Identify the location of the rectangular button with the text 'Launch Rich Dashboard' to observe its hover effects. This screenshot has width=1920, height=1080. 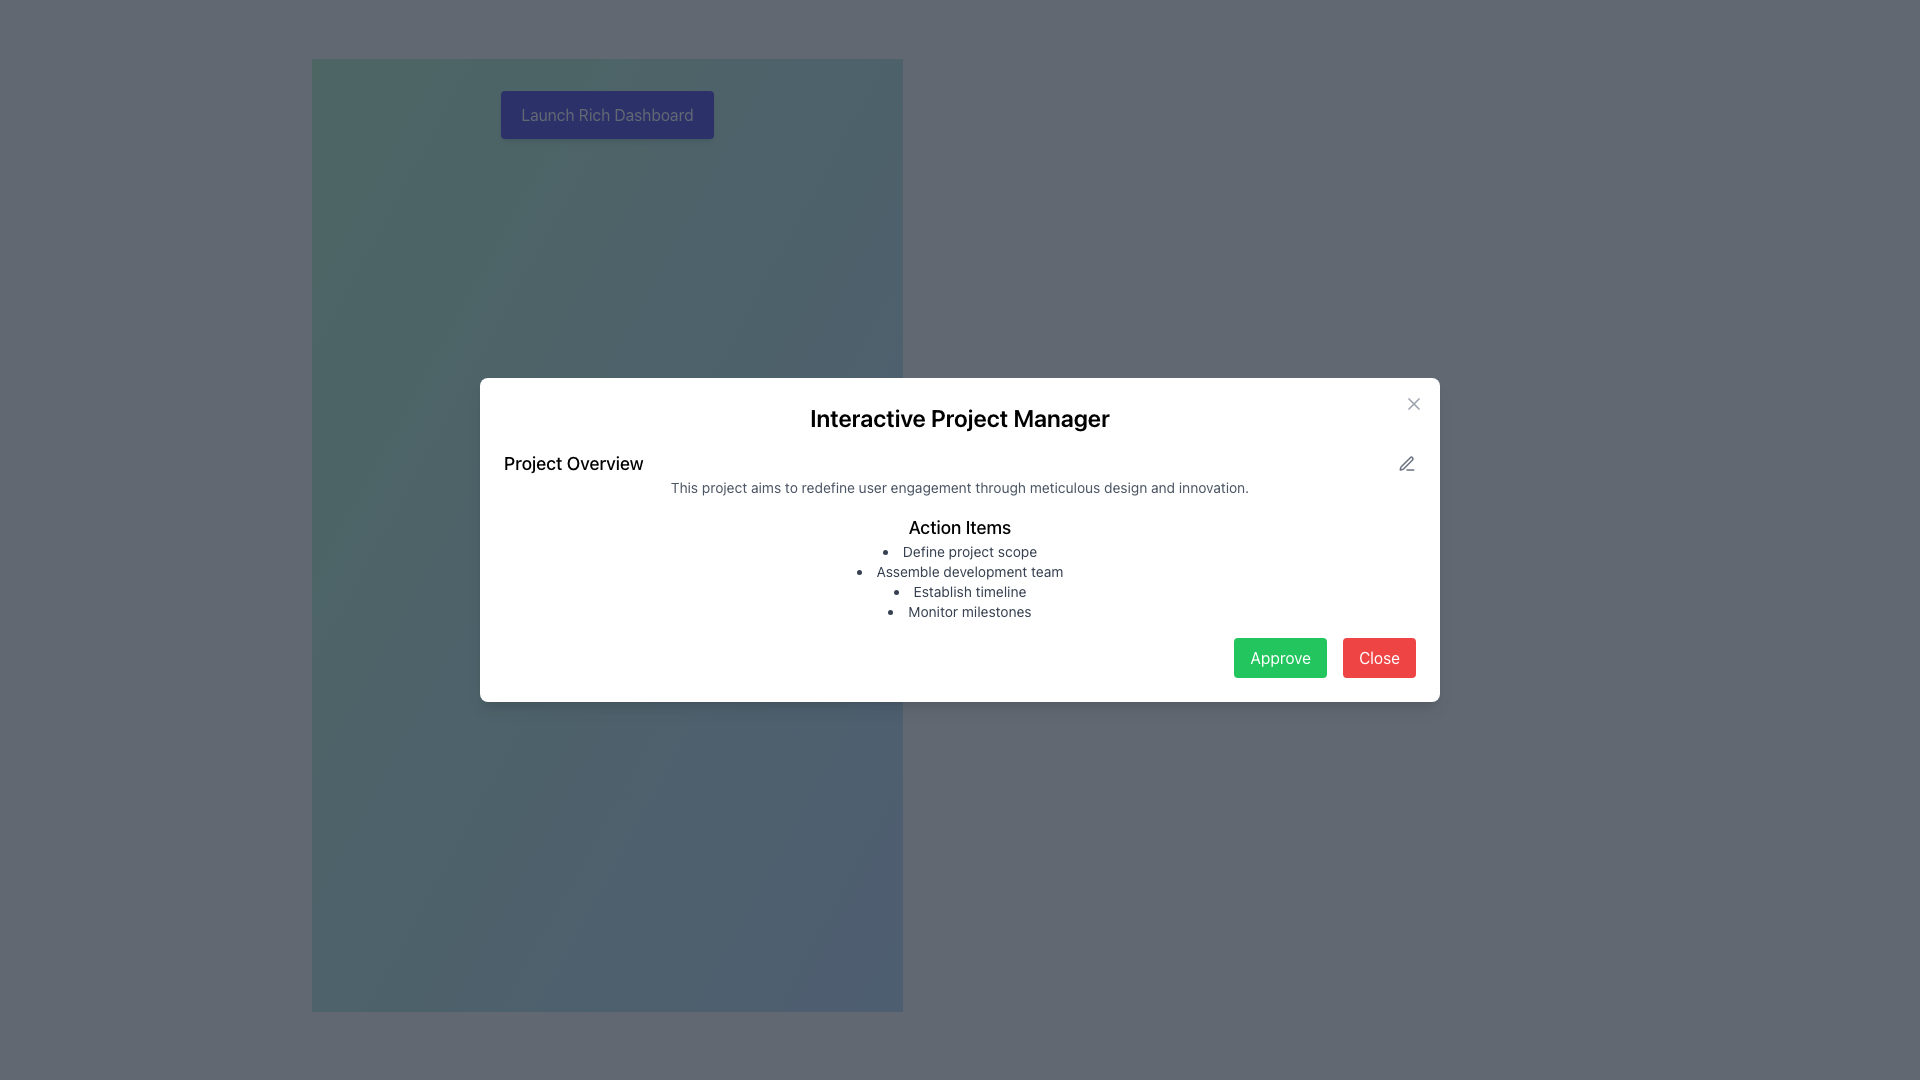
(606, 115).